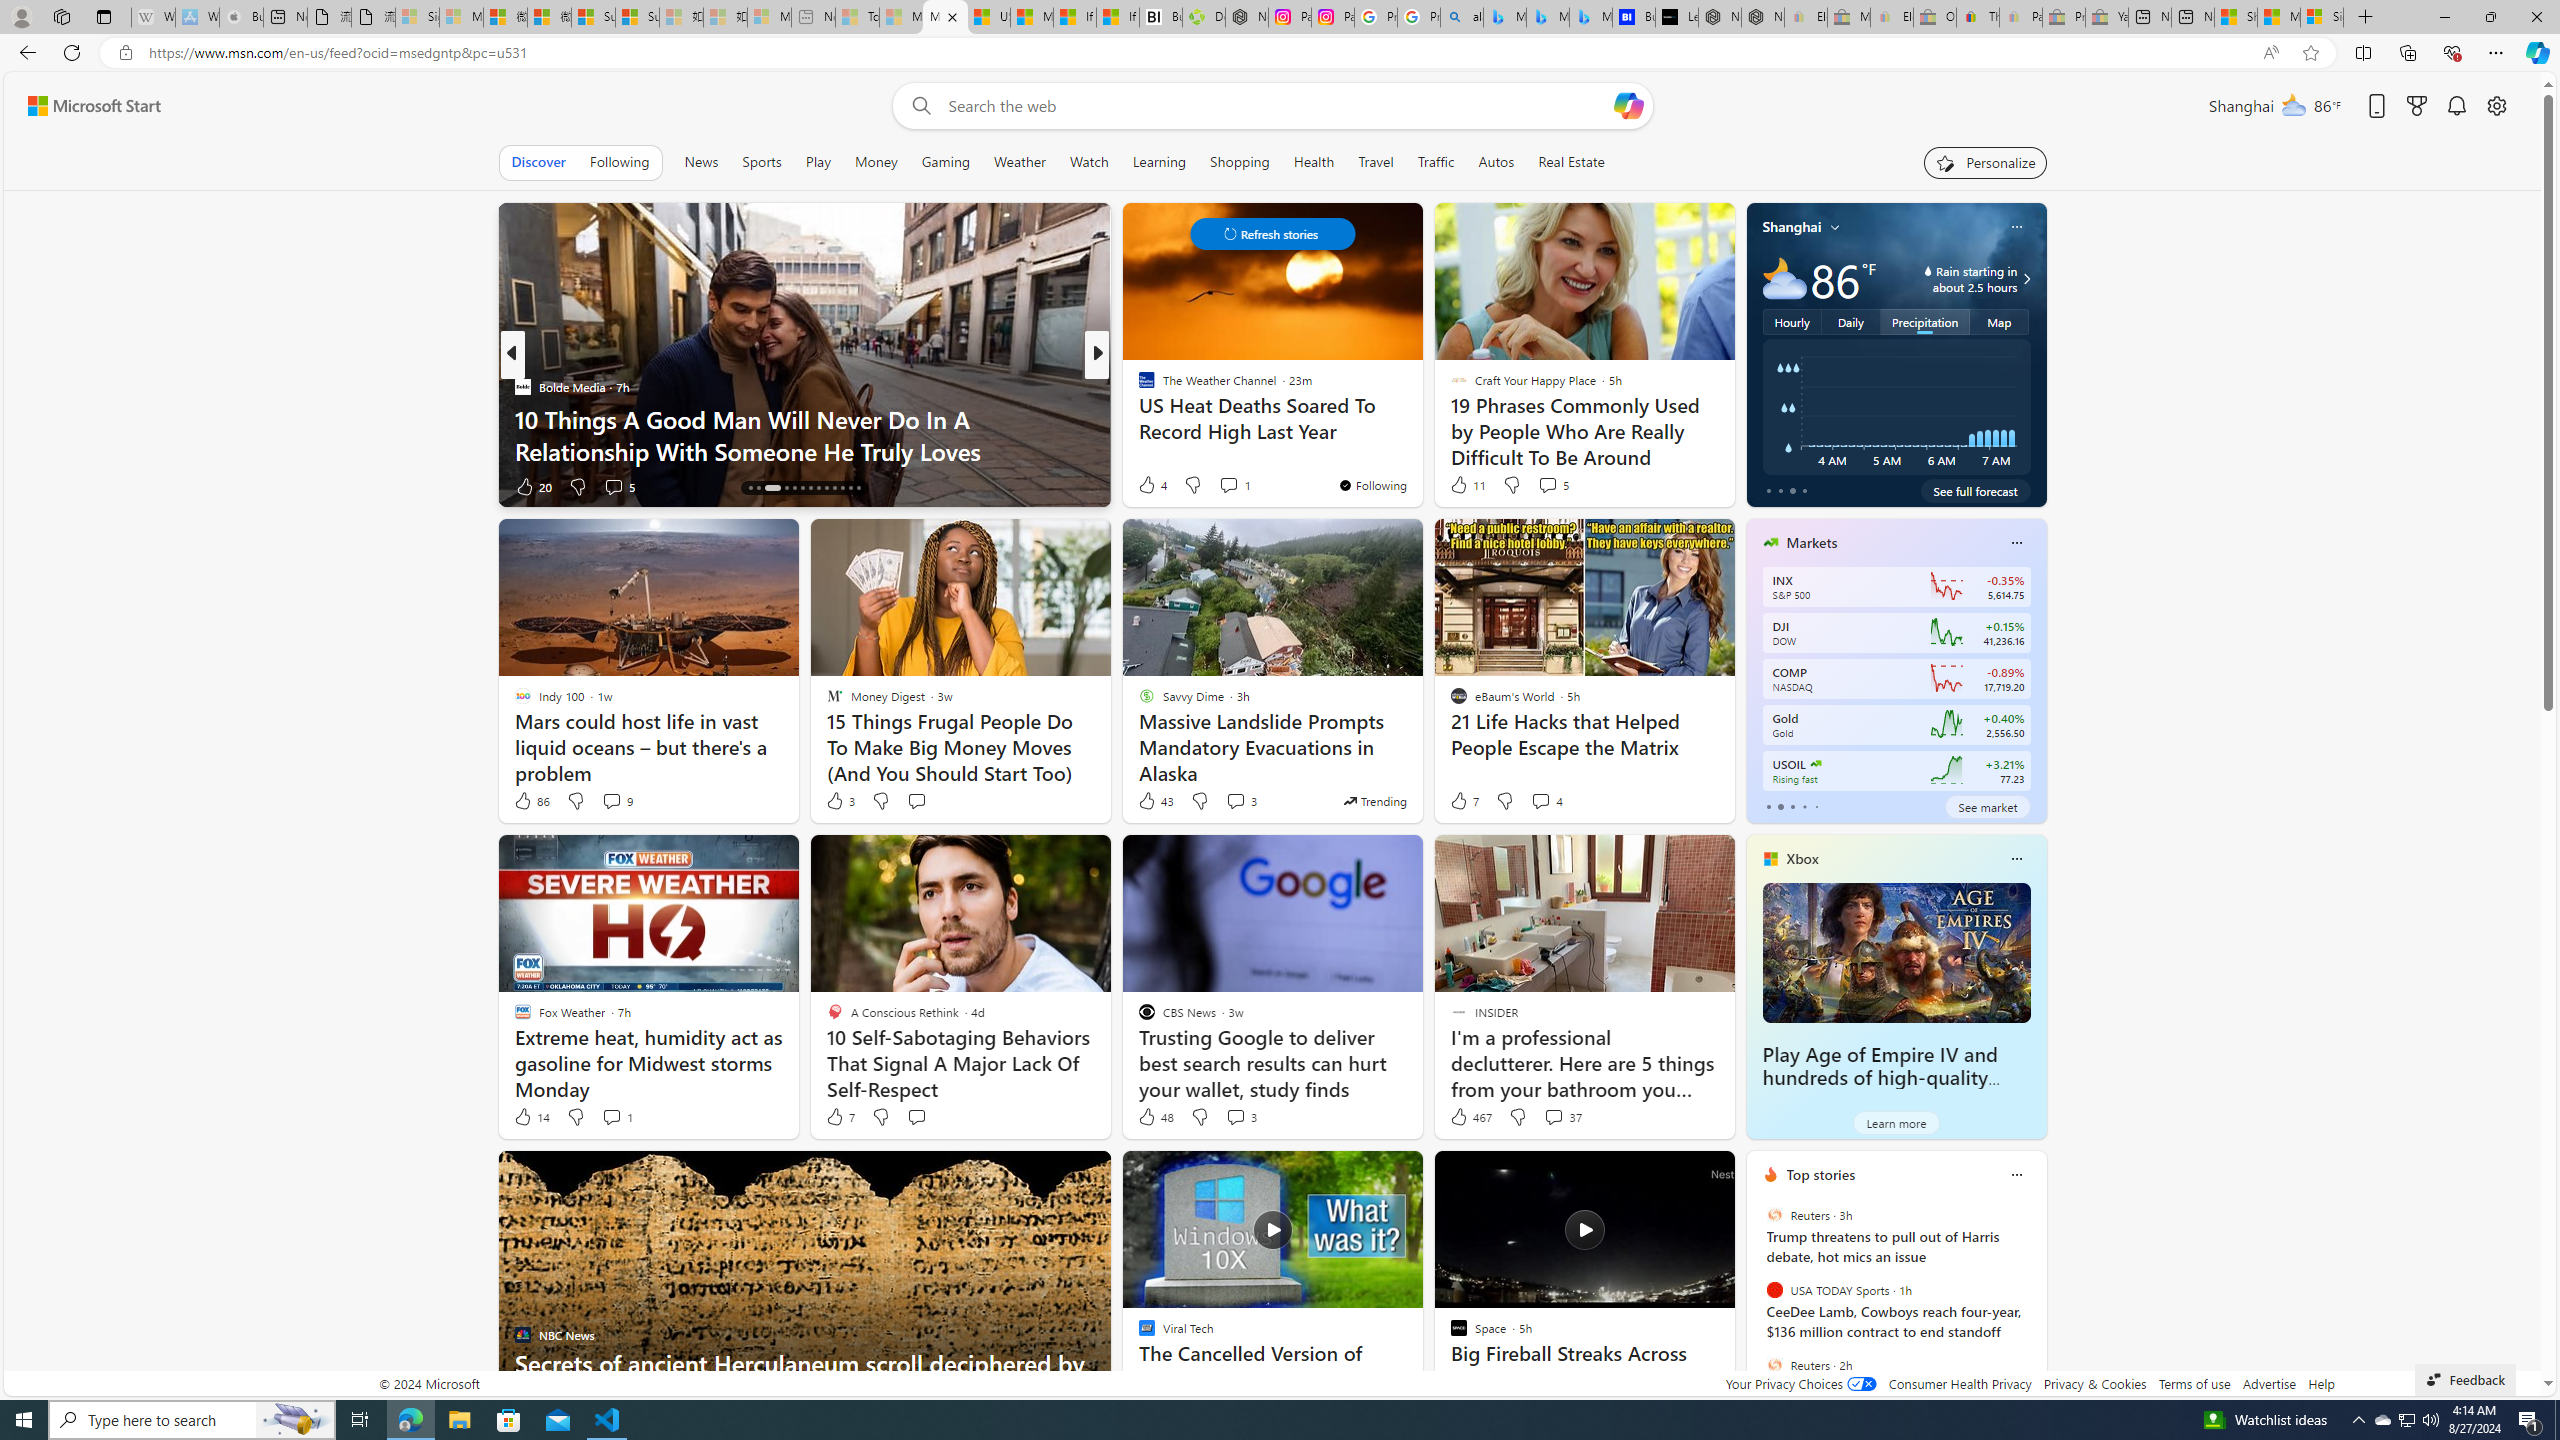  I want to click on 'Mostly cloudy', so click(1784, 277).